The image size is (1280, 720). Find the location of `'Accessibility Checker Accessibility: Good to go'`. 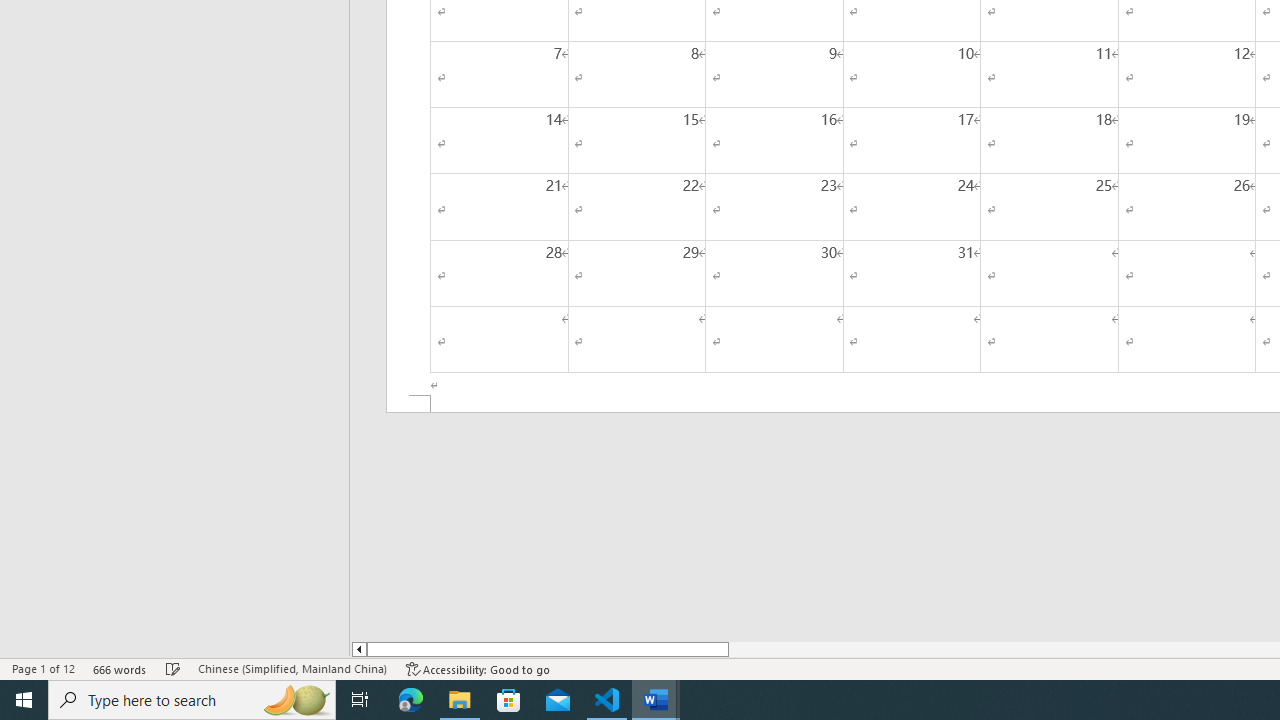

'Accessibility Checker Accessibility: Good to go' is located at coordinates (477, 669).